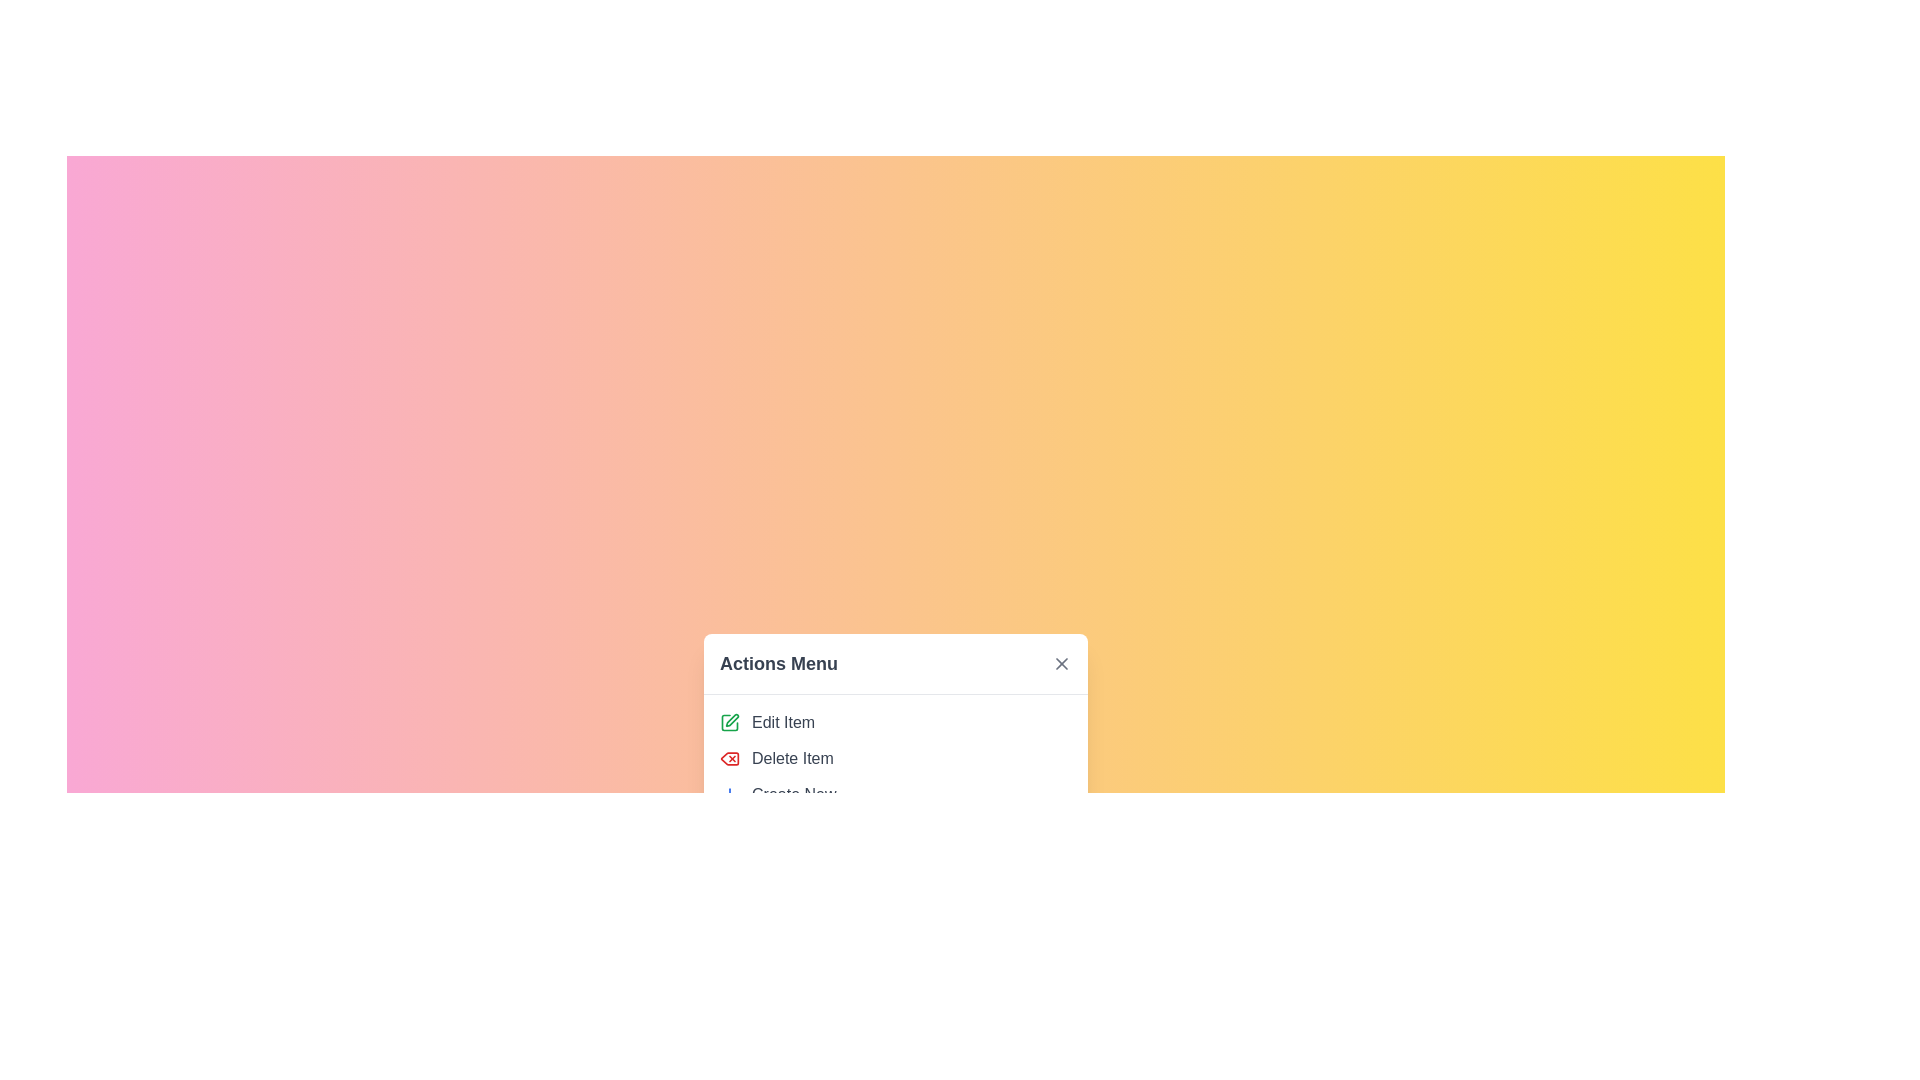 The width and height of the screenshot is (1920, 1080). I want to click on the 'Delete Item' menu option, which features a red trash can icon and is positioned as the second item in a vertical list within the menu, so click(895, 758).